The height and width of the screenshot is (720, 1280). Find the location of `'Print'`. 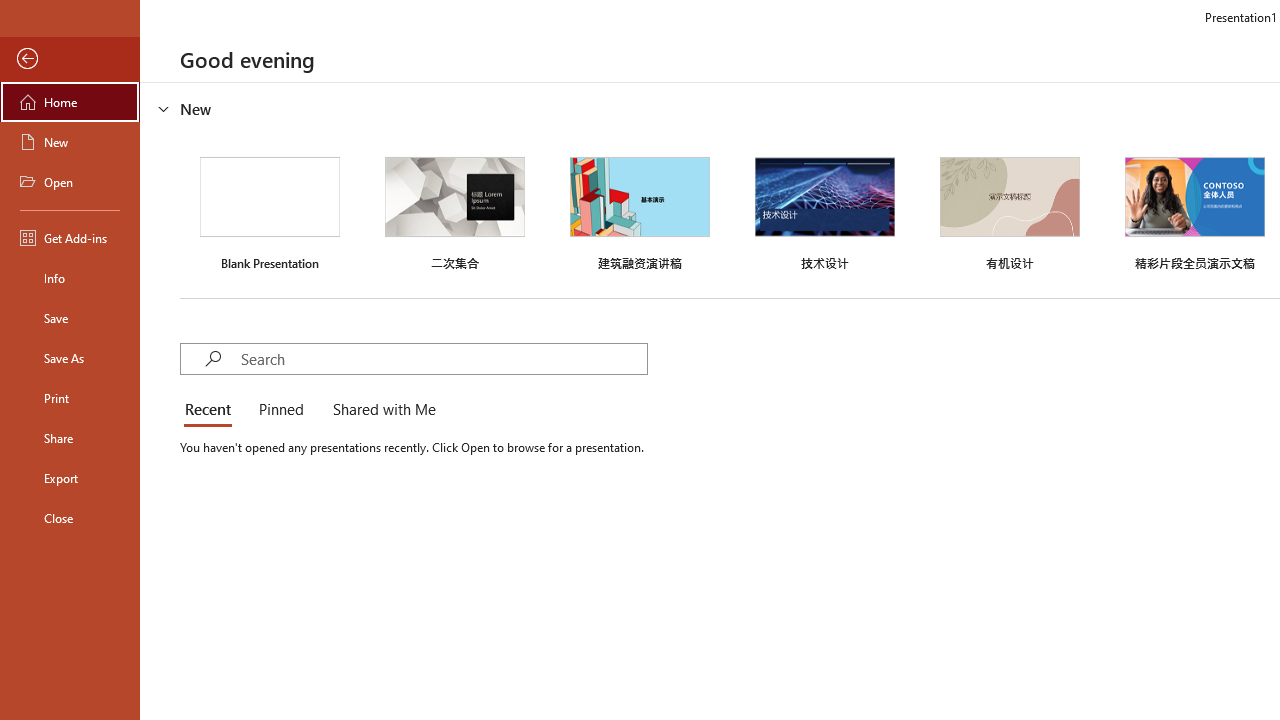

'Print' is located at coordinates (69, 398).